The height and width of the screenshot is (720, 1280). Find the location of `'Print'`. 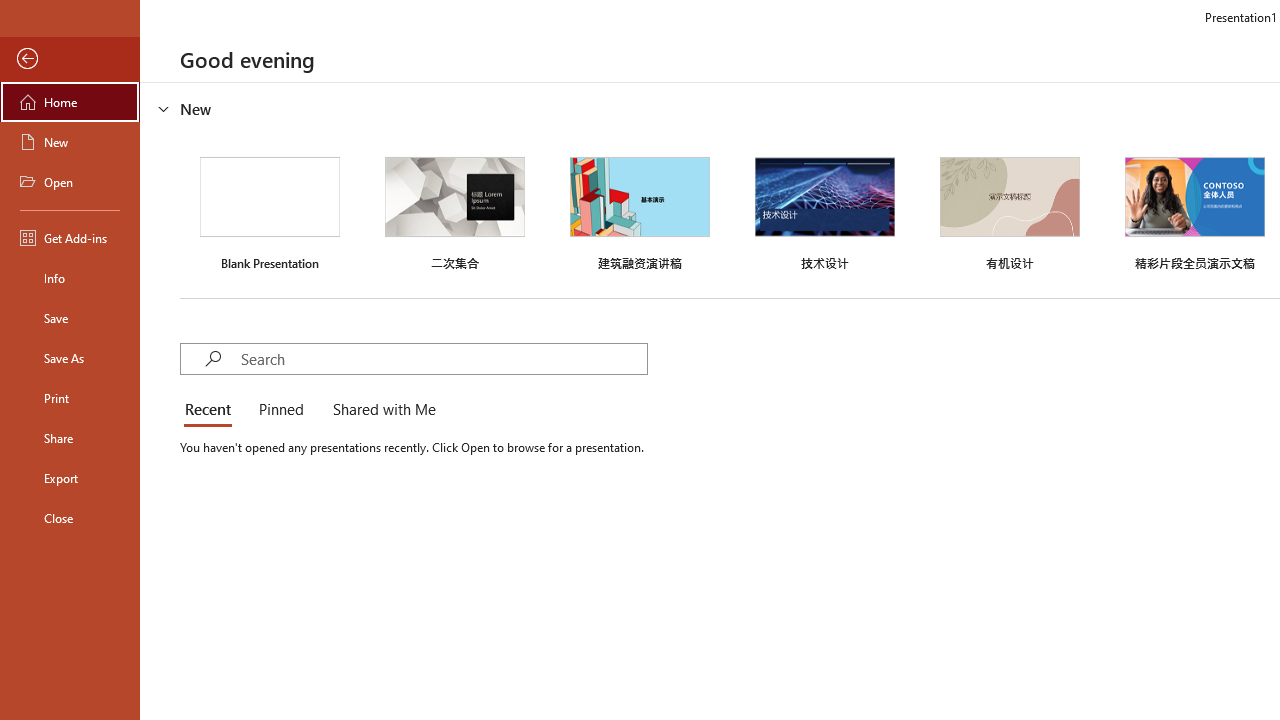

'Print' is located at coordinates (69, 398).